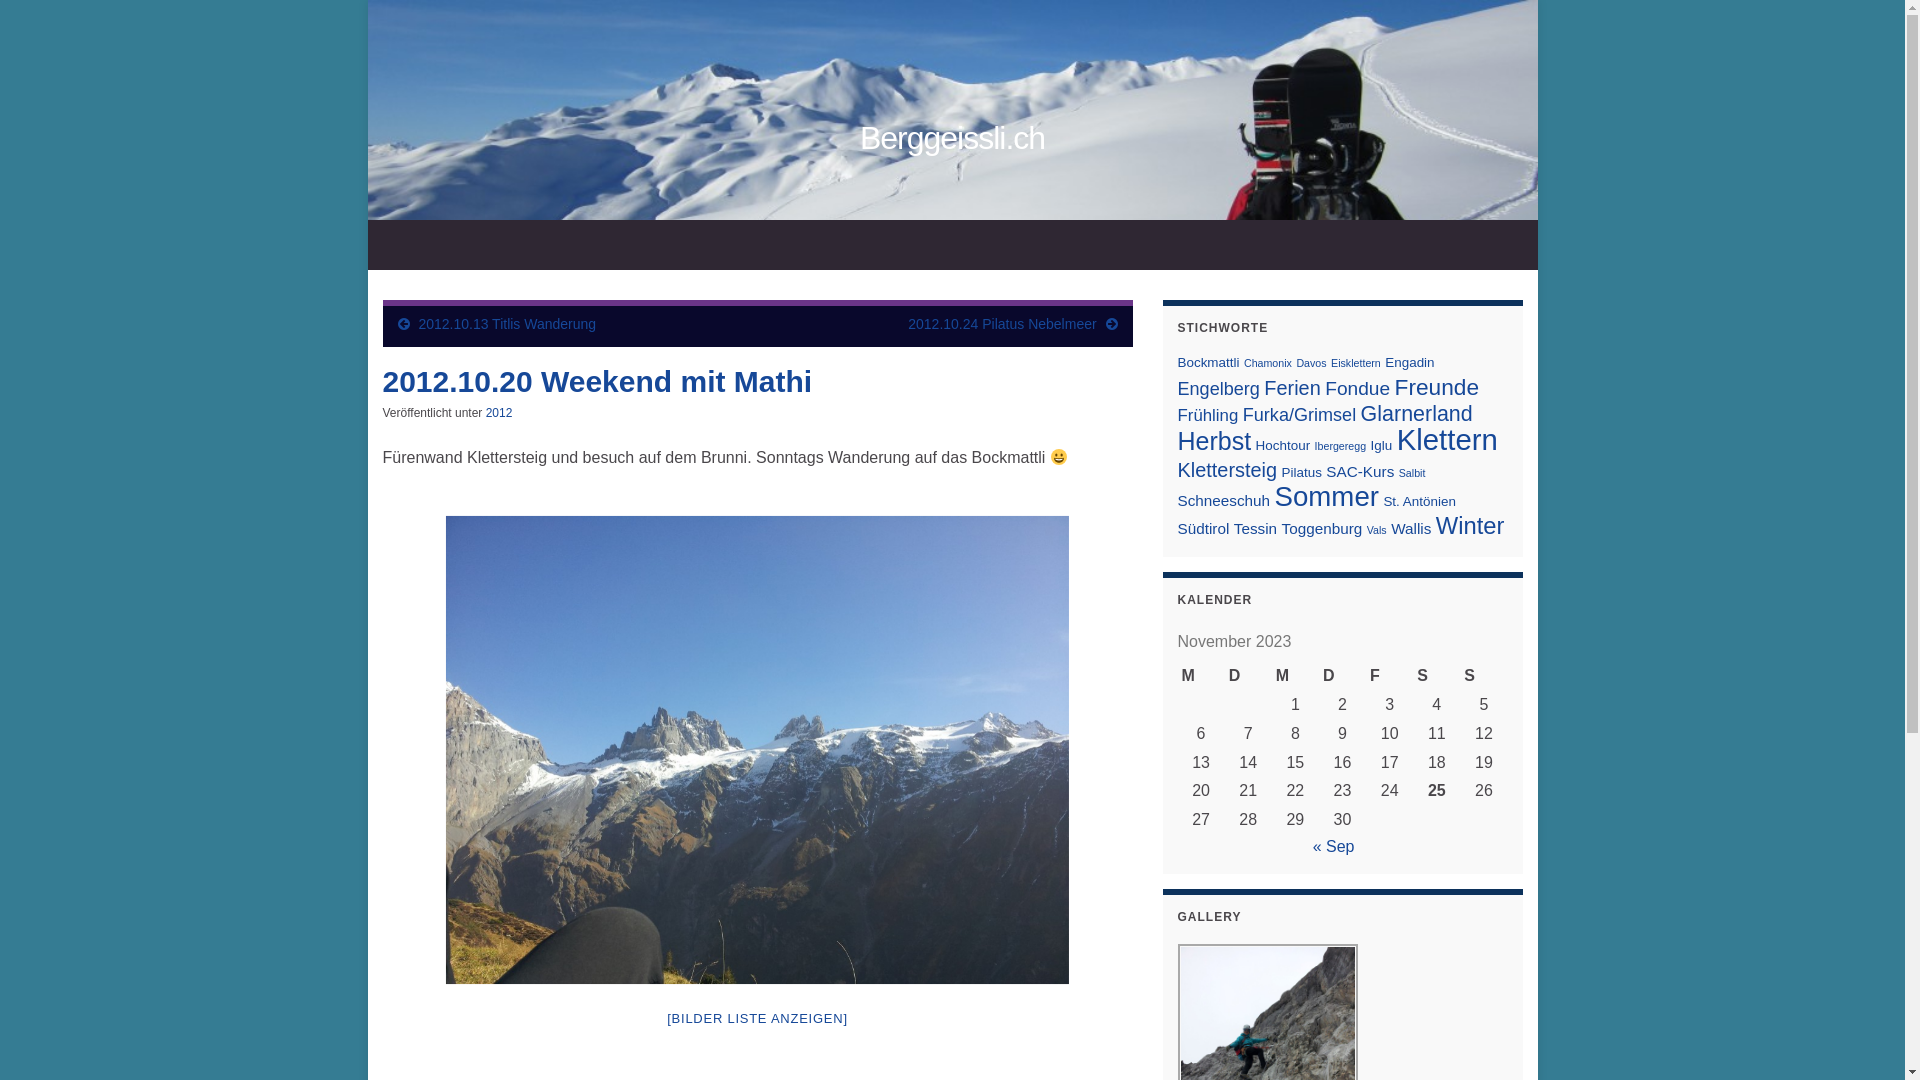 The image size is (1920, 1080). I want to click on 'Glarnerland', so click(1415, 412).